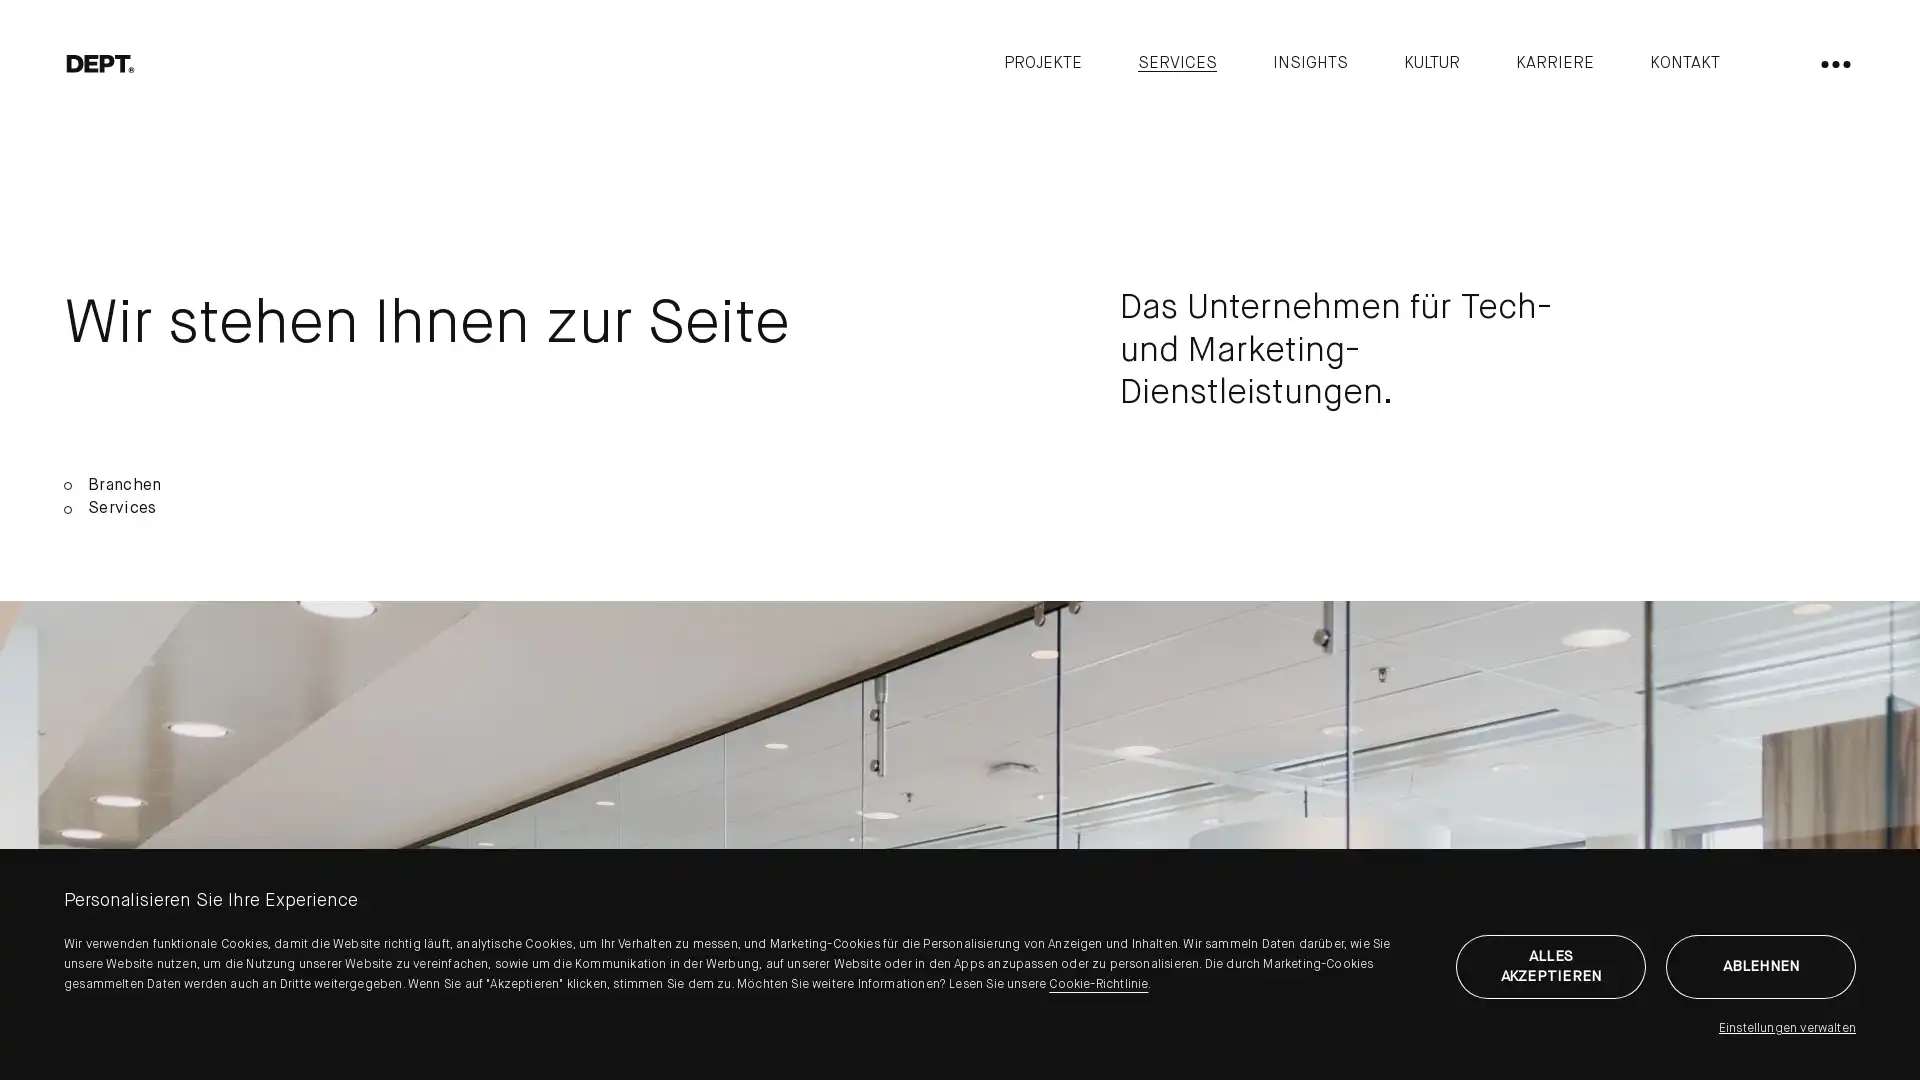 The image size is (1920, 1080). What do you see at coordinates (512, 486) in the screenshot?
I see `Branchen` at bounding box center [512, 486].